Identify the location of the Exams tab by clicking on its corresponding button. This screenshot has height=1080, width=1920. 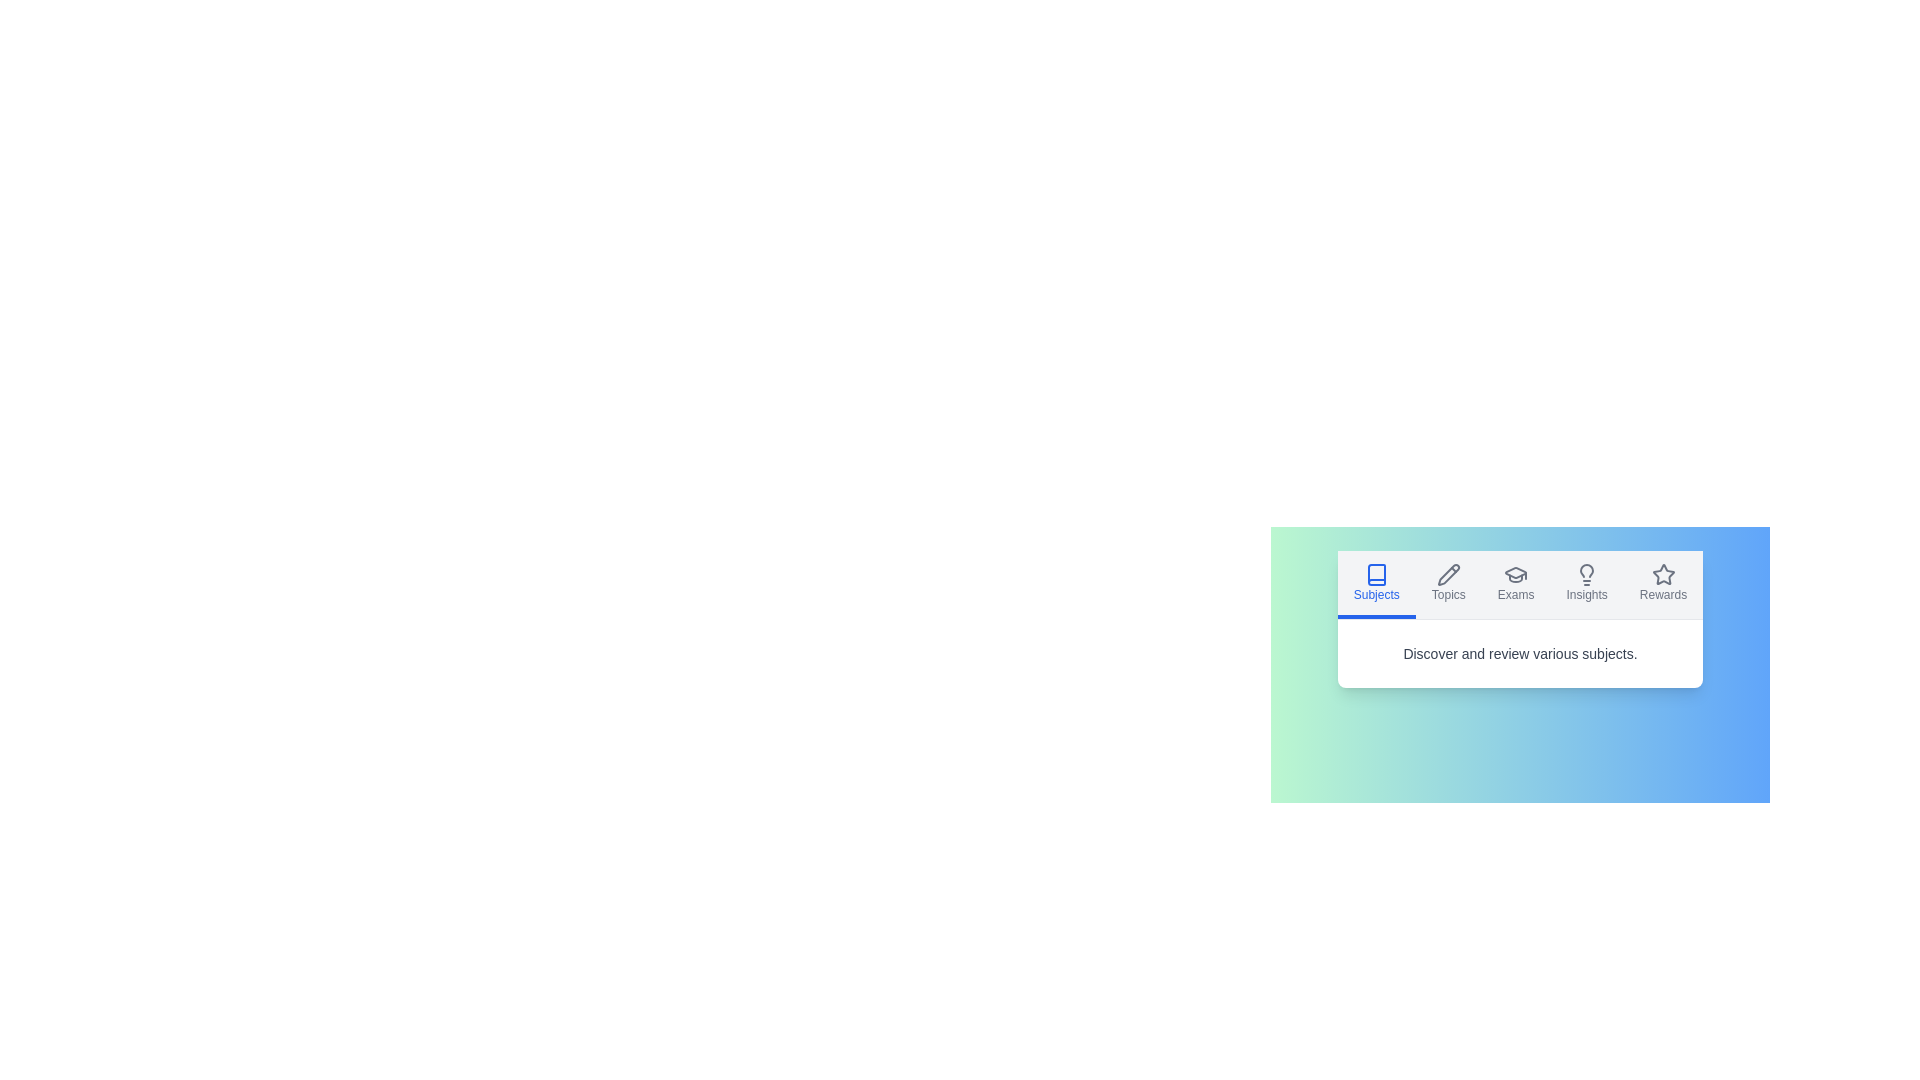
(1516, 585).